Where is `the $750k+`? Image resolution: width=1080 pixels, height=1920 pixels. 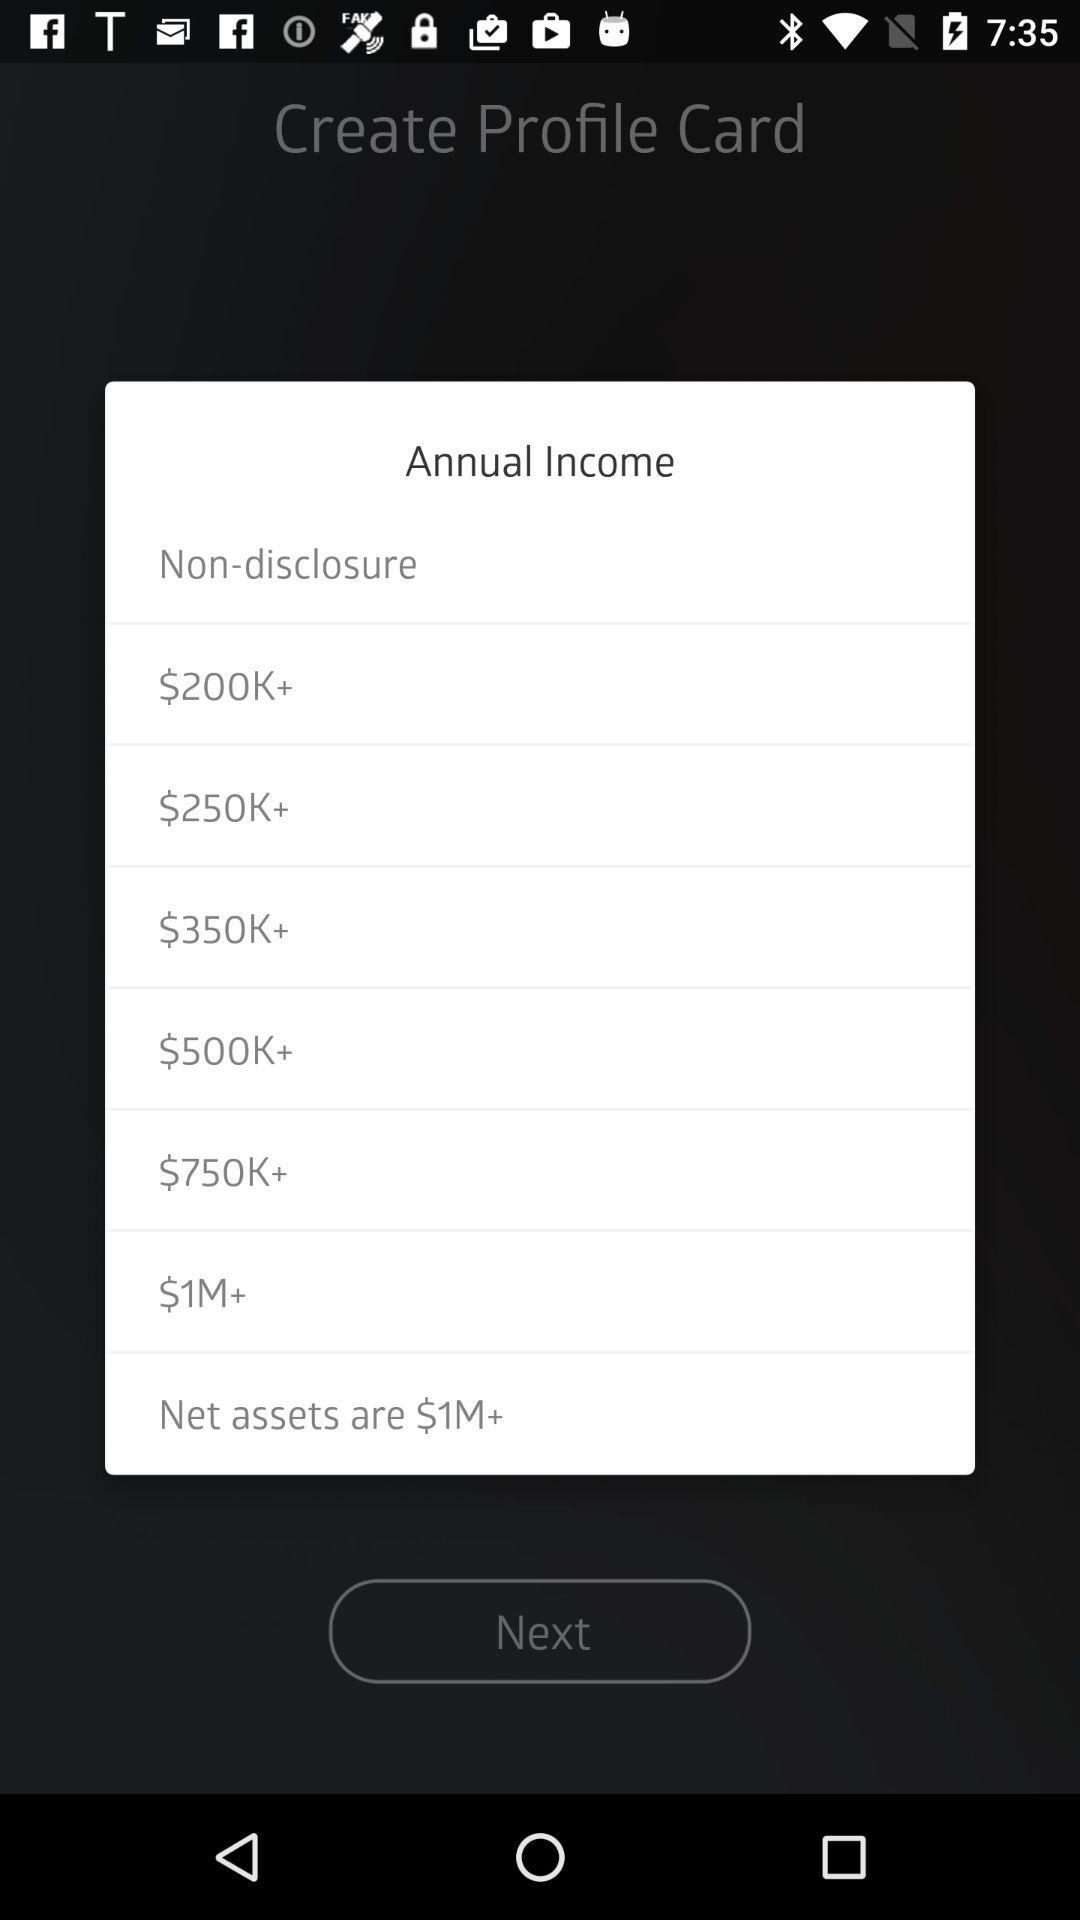 the $750k+ is located at coordinates (540, 1170).